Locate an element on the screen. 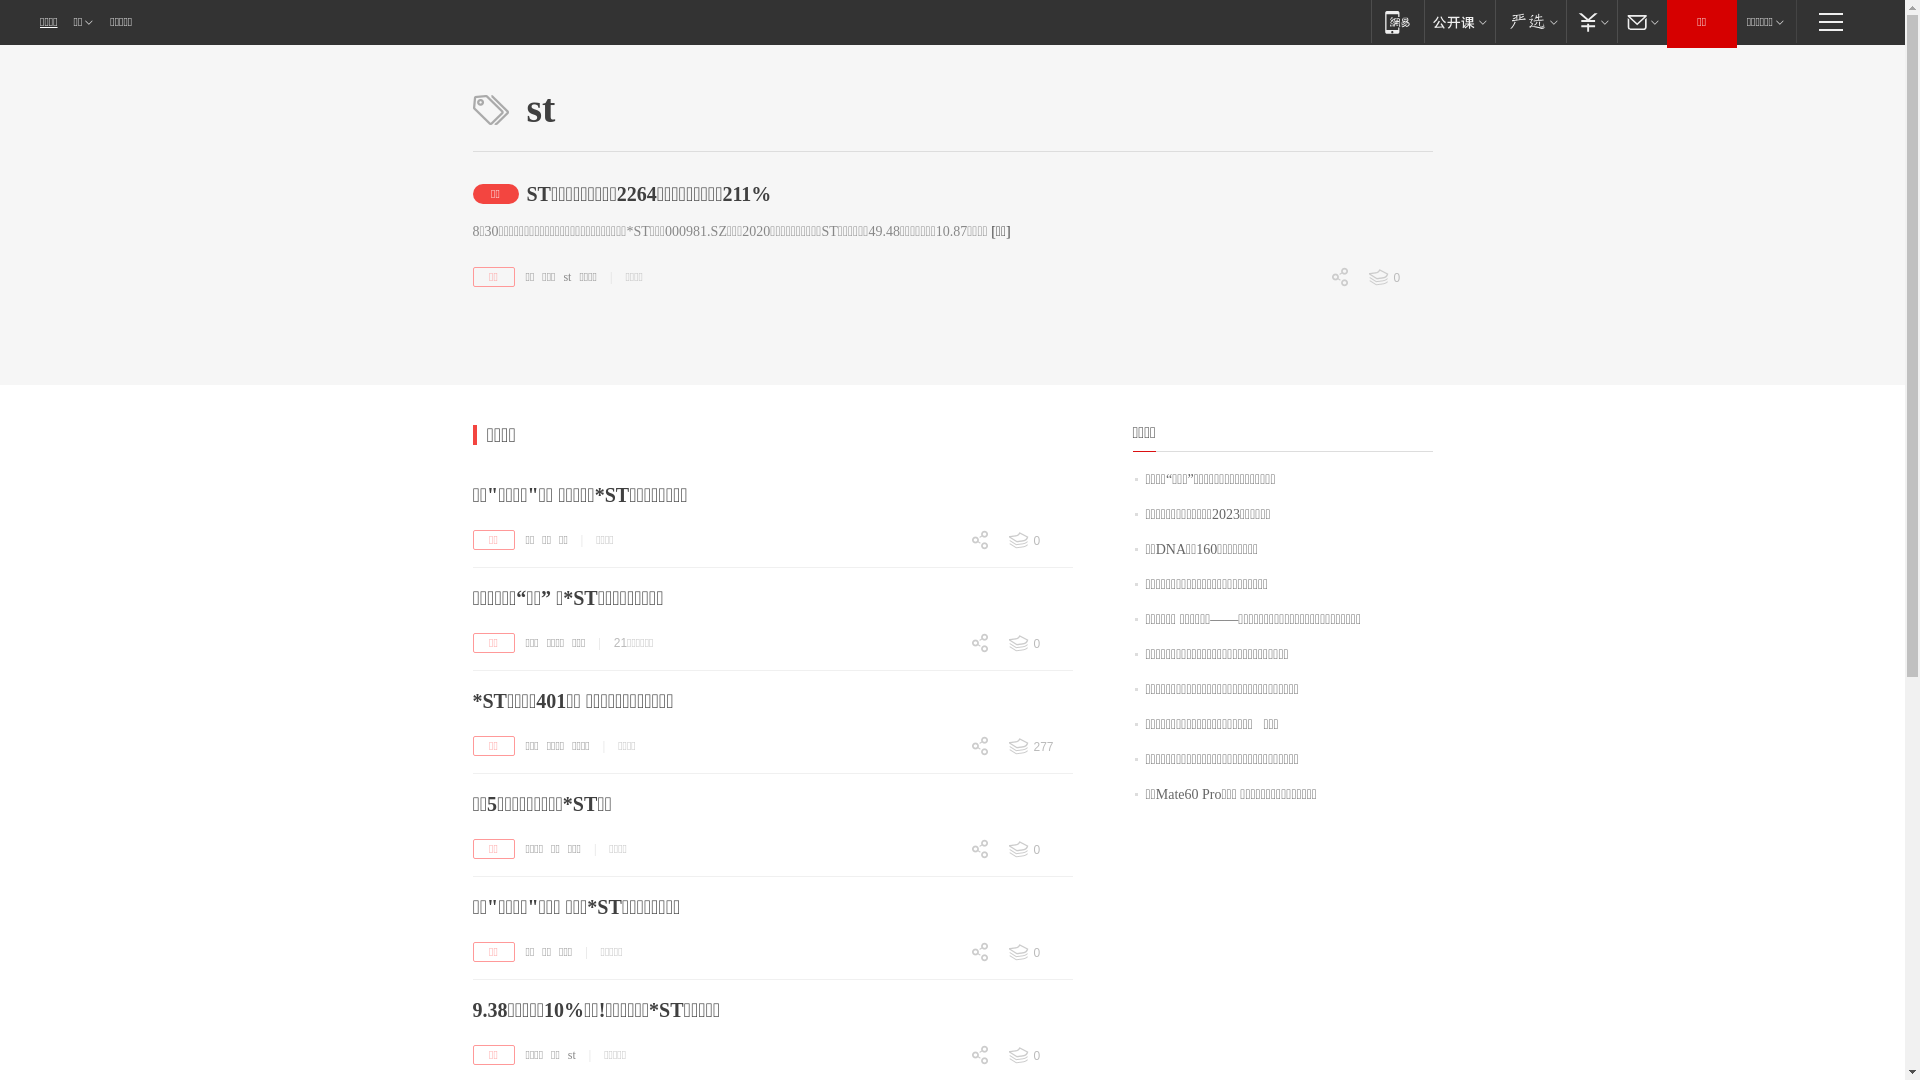 Image resolution: width=1920 pixels, height=1080 pixels. '0' is located at coordinates (939, 1056).